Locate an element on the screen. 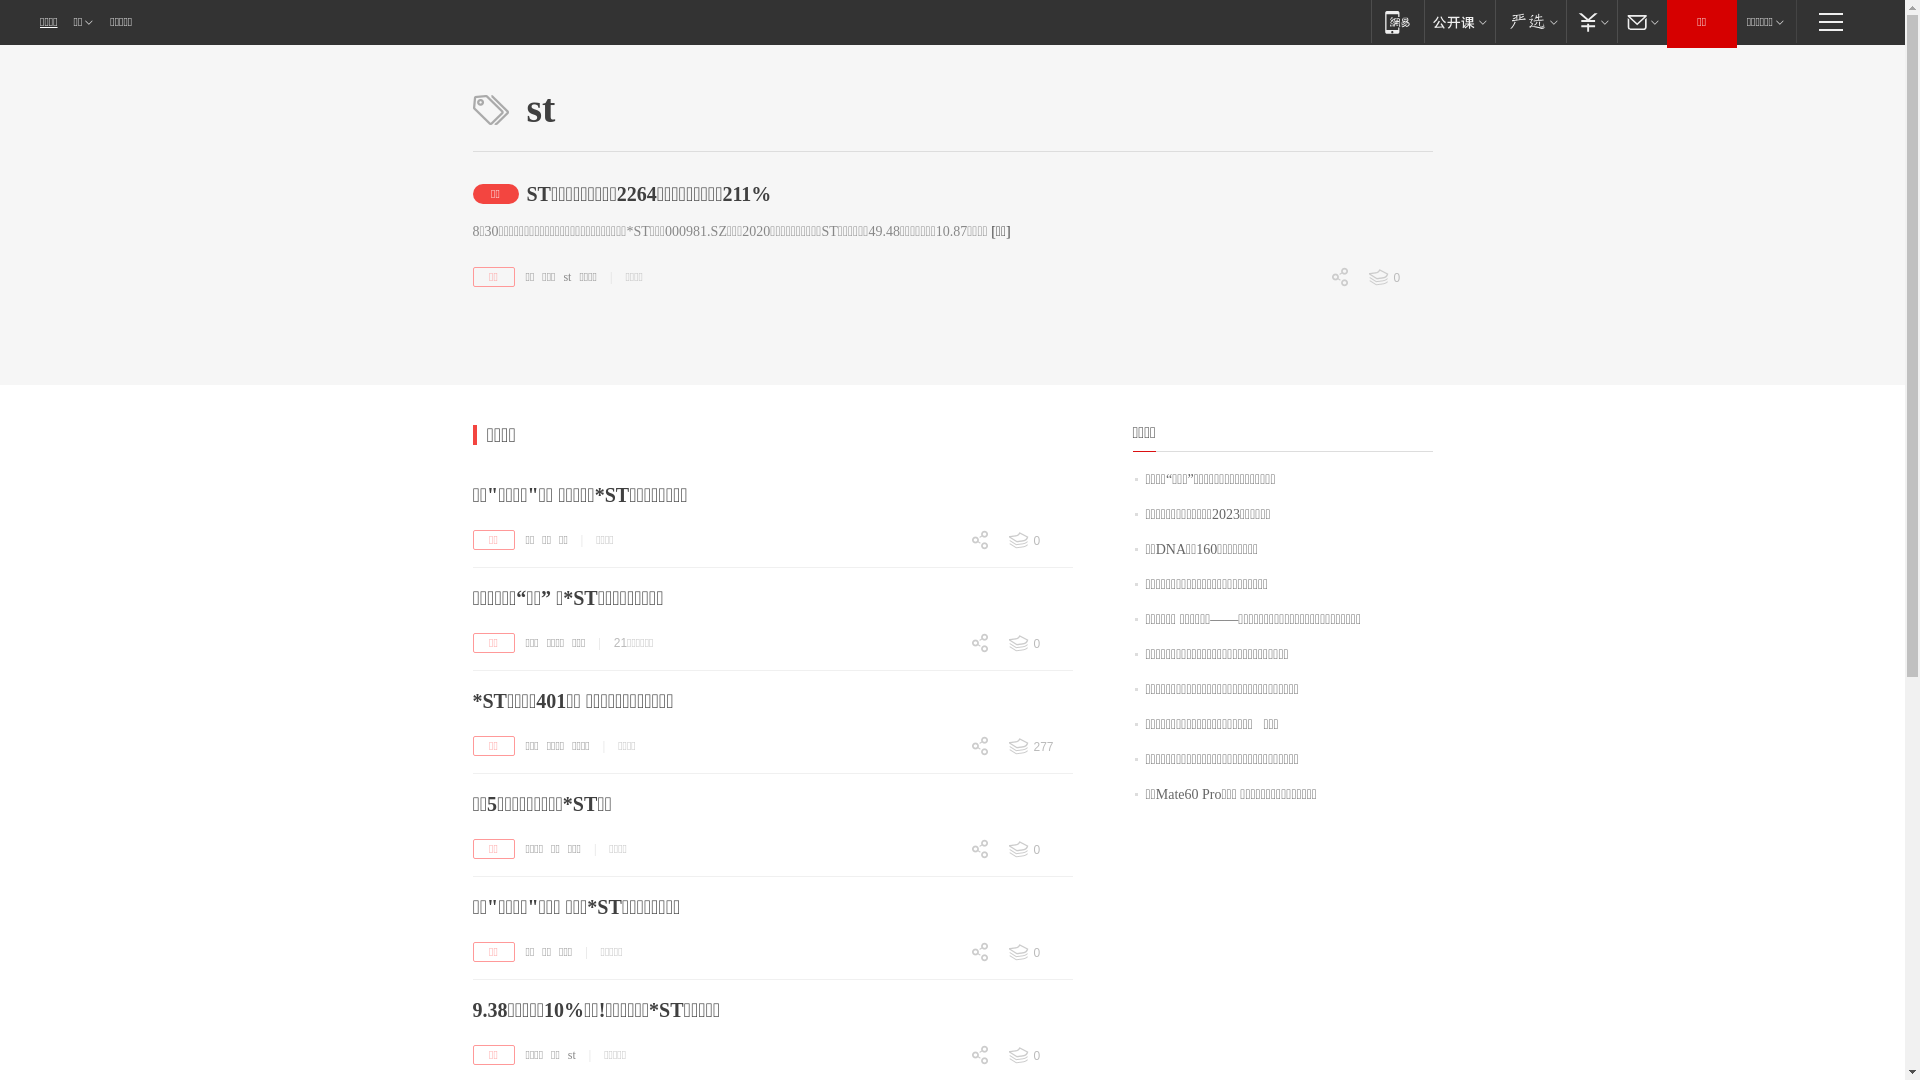 Image resolution: width=1920 pixels, height=1080 pixels. '0' is located at coordinates (939, 1056).